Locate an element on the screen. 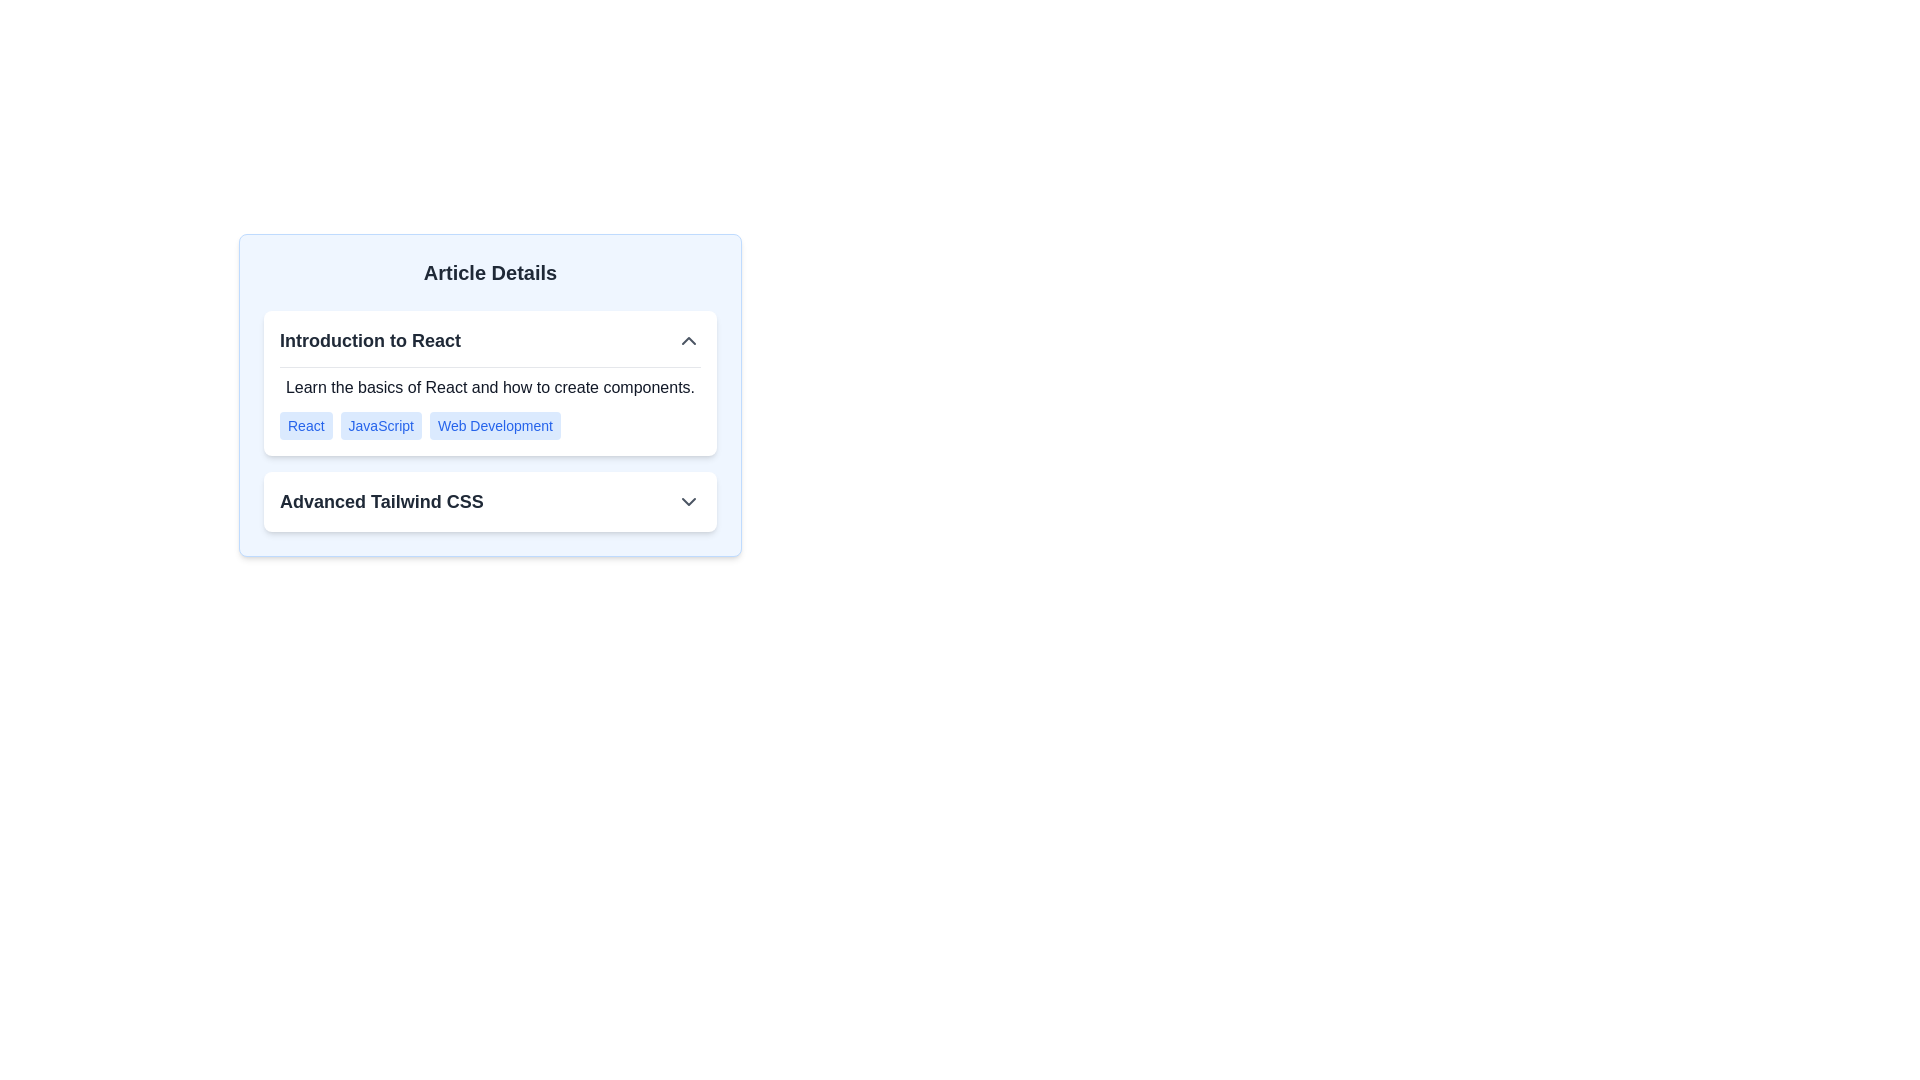 The height and width of the screenshot is (1080, 1920). the Text Label located near the bottom of the 'Article Details' section, adjacent to the chevron-down icon, which represents a category or topic is located at coordinates (381, 500).